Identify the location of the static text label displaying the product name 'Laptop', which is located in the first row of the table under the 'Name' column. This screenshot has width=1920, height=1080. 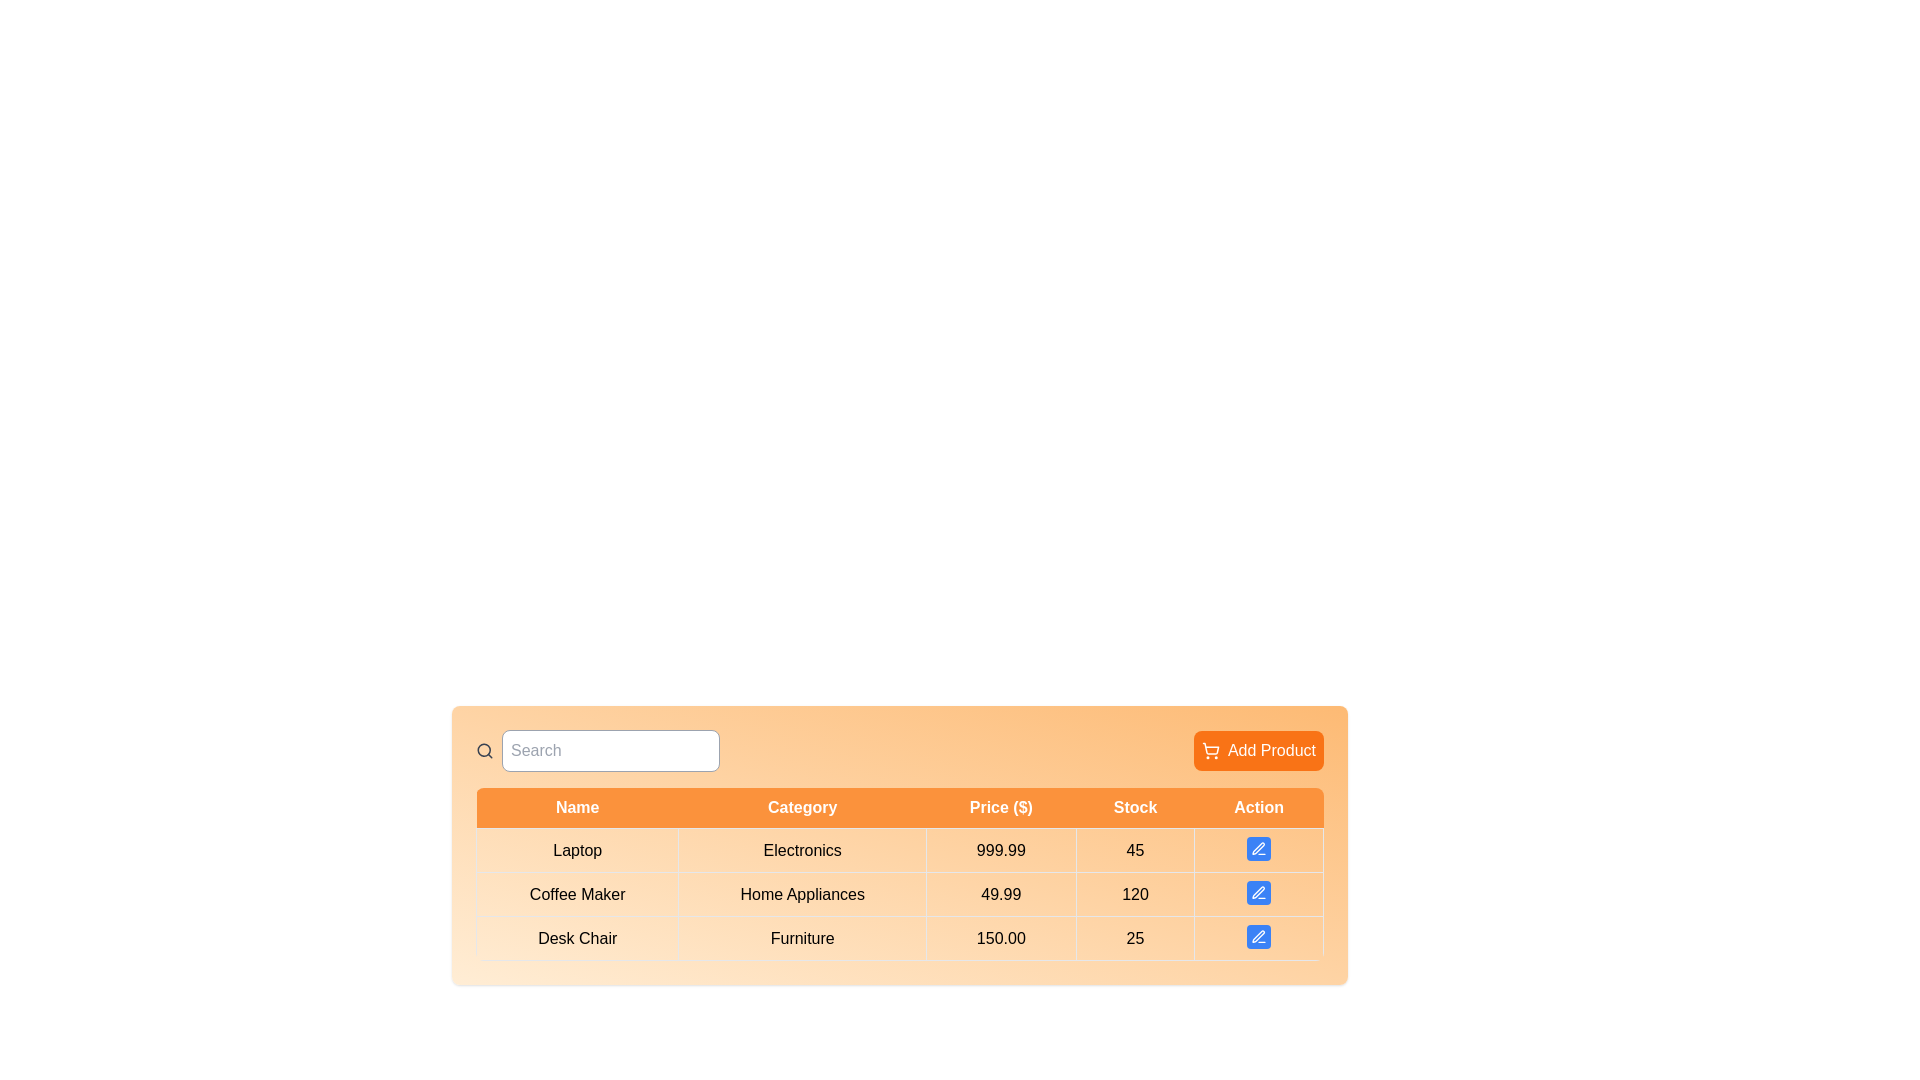
(576, 850).